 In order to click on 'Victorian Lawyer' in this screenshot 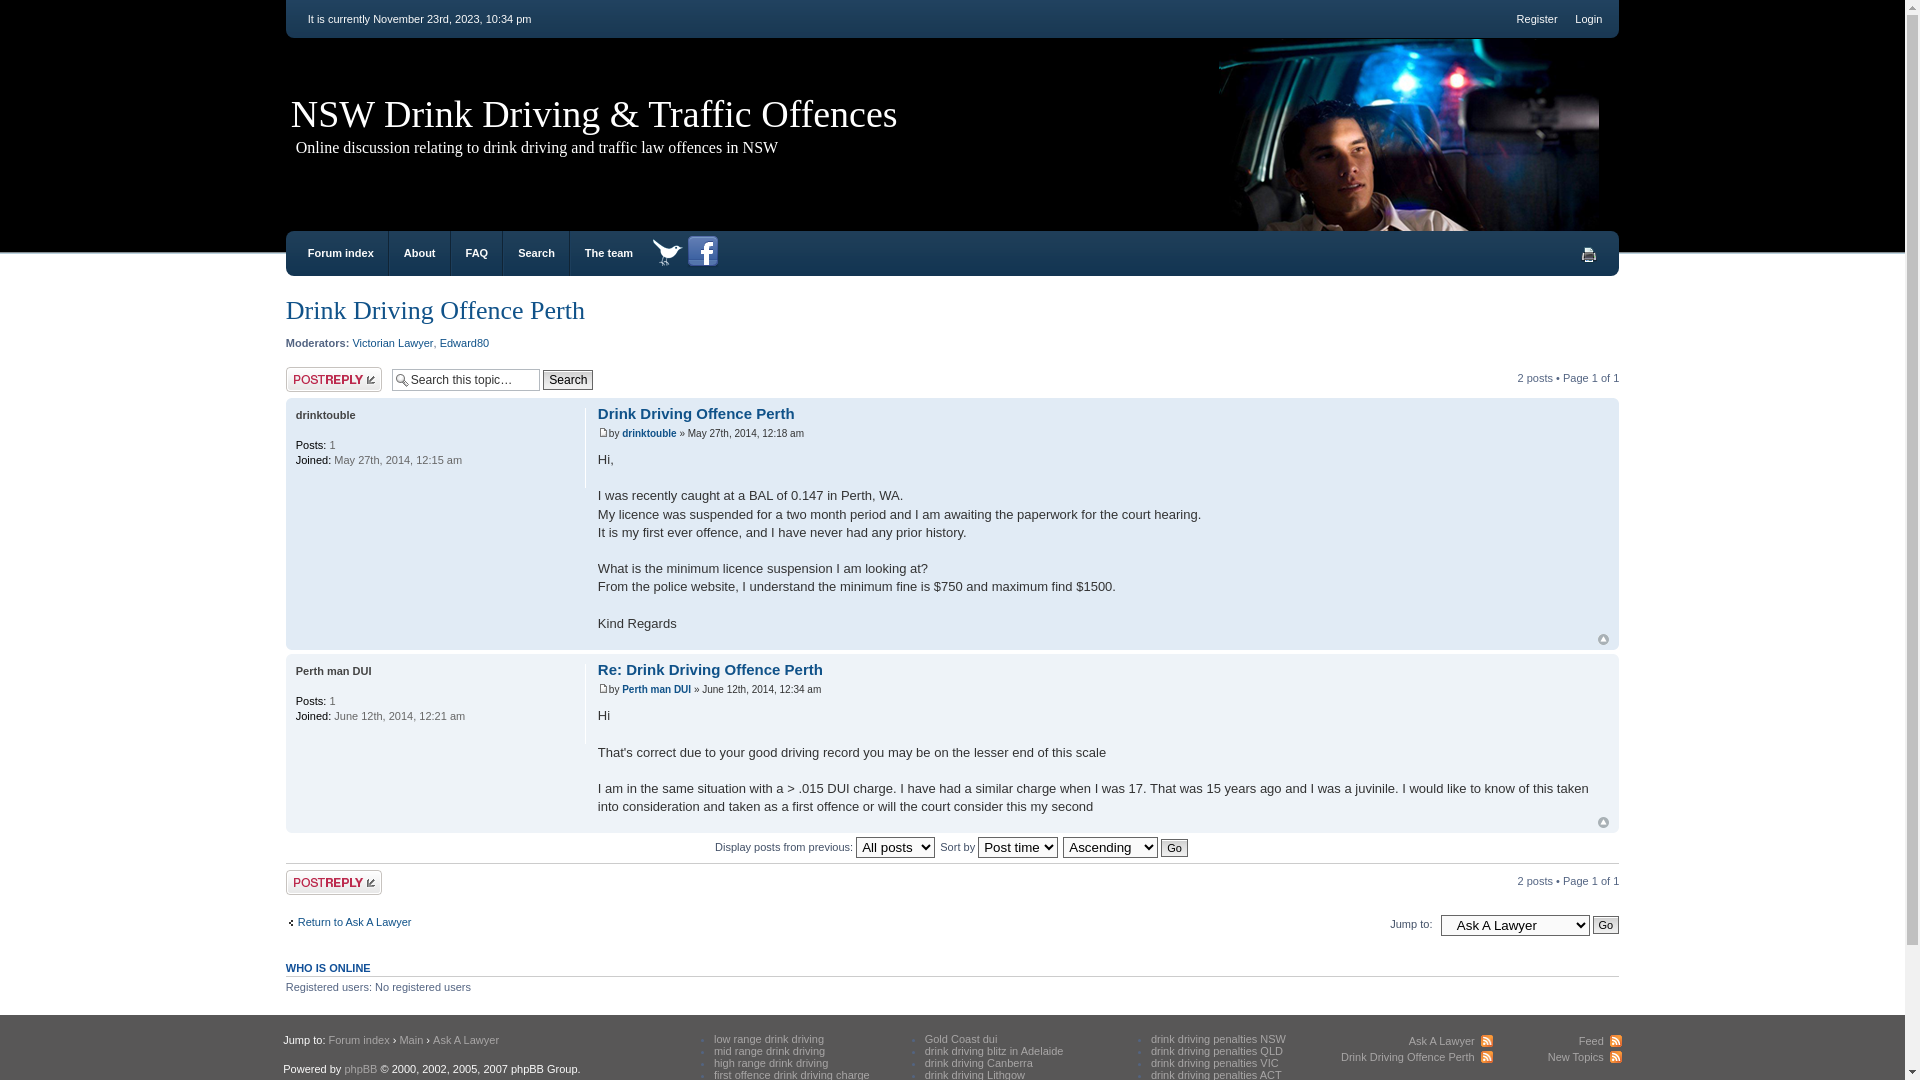, I will do `click(351, 342)`.